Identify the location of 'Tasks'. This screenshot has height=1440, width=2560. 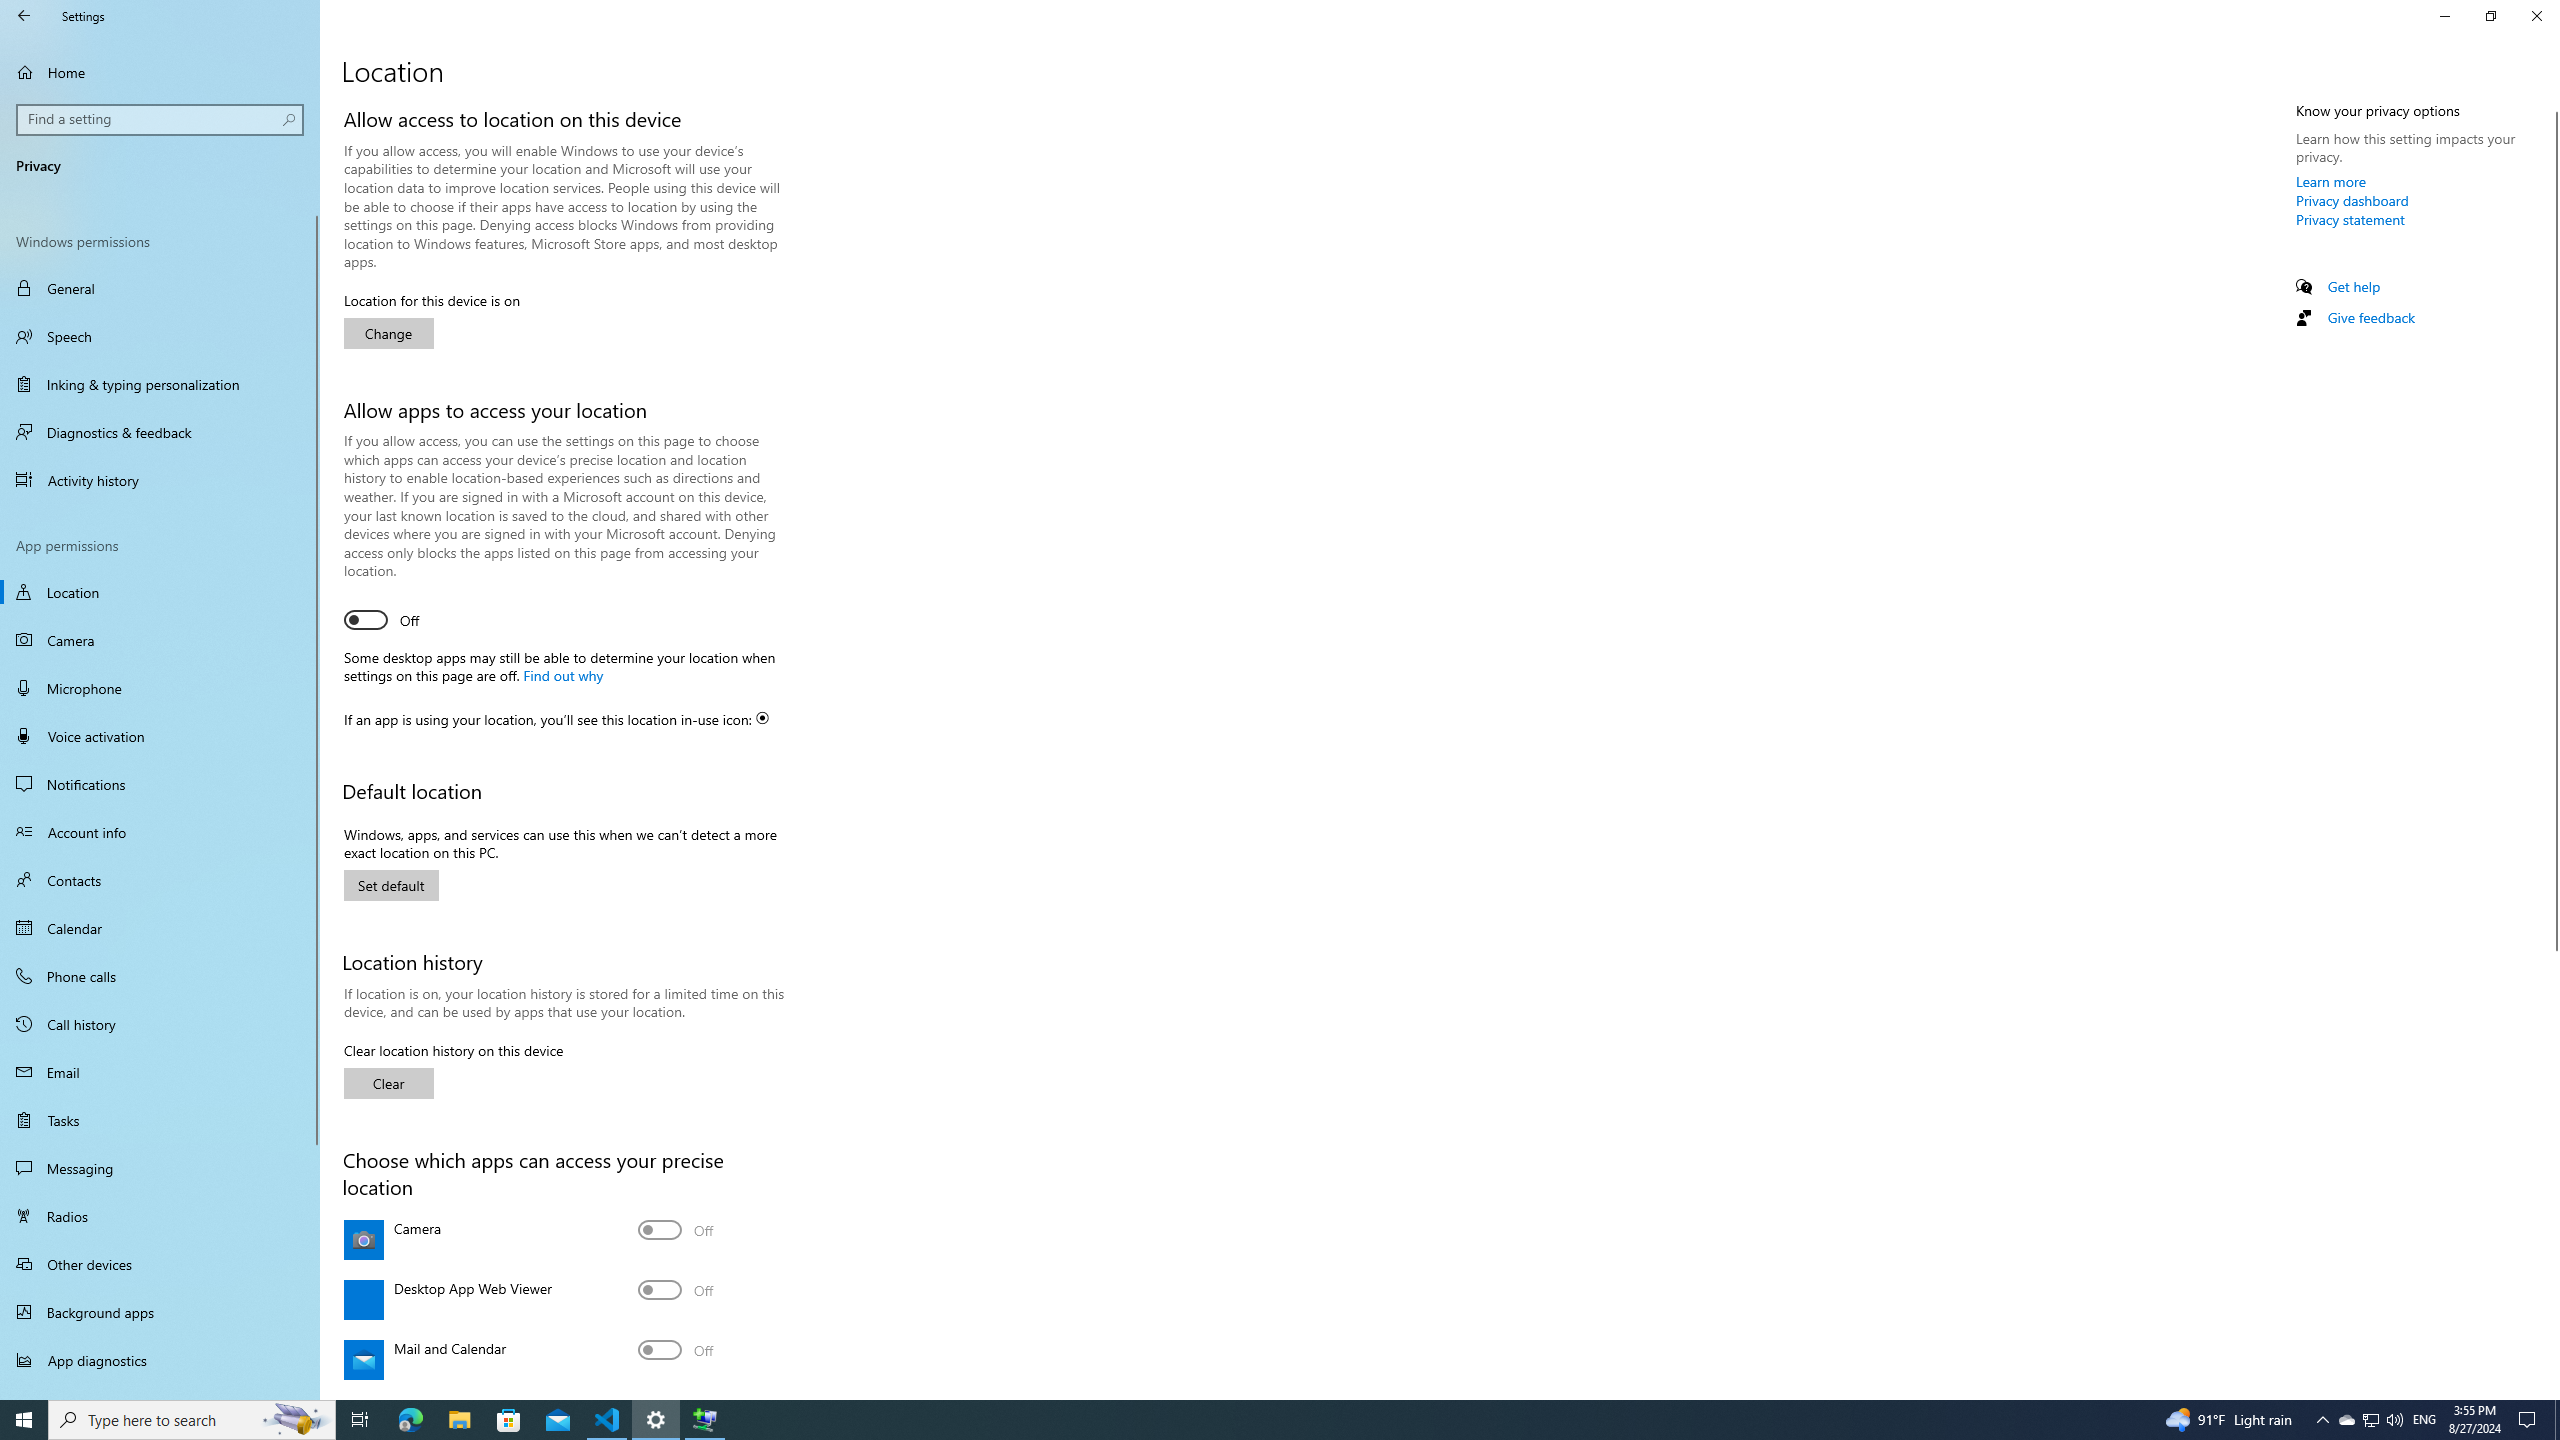
(159, 1118).